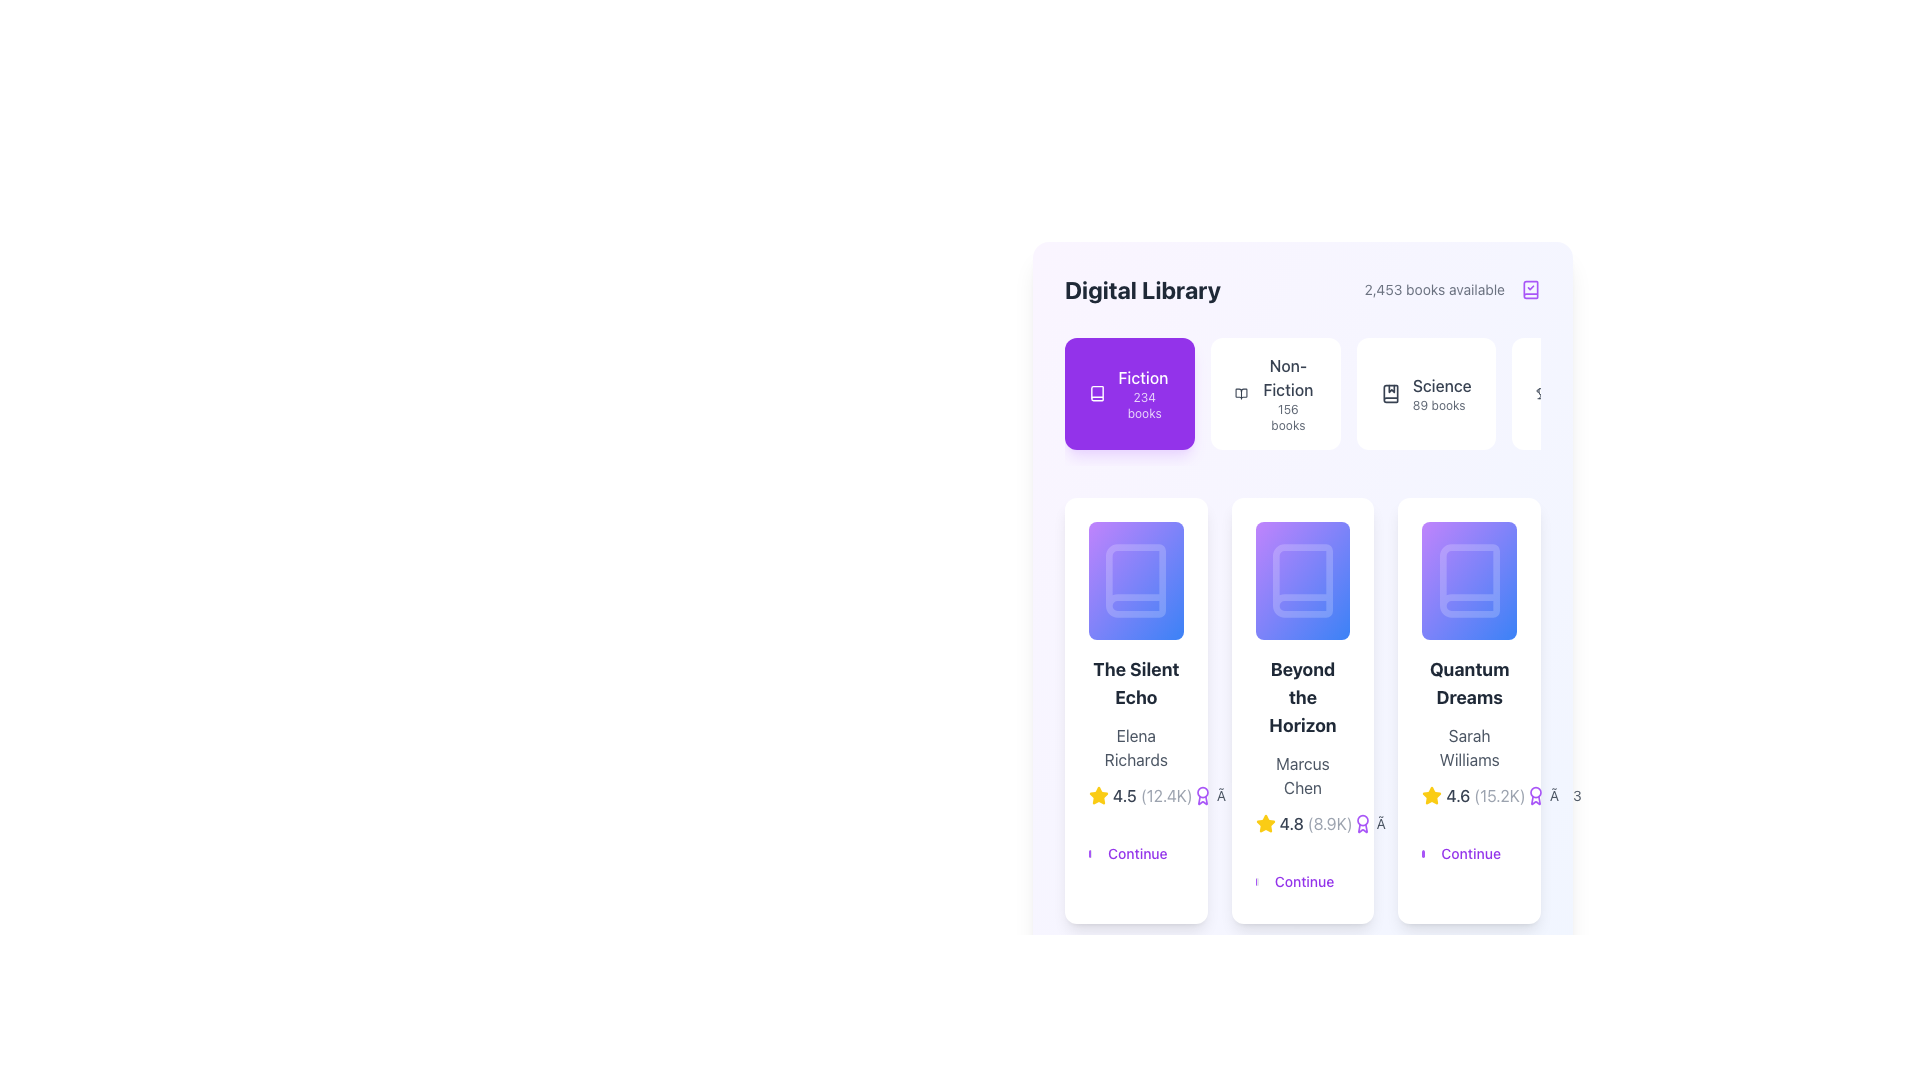 The height and width of the screenshot is (1080, 1920). Describe the element at coordinates (1499, 795) in the screenshot. I see `the static text element displaying the review count for the book 'Quantum Dreams', which is positioned under the rating star and the text '4.6'` at that location.